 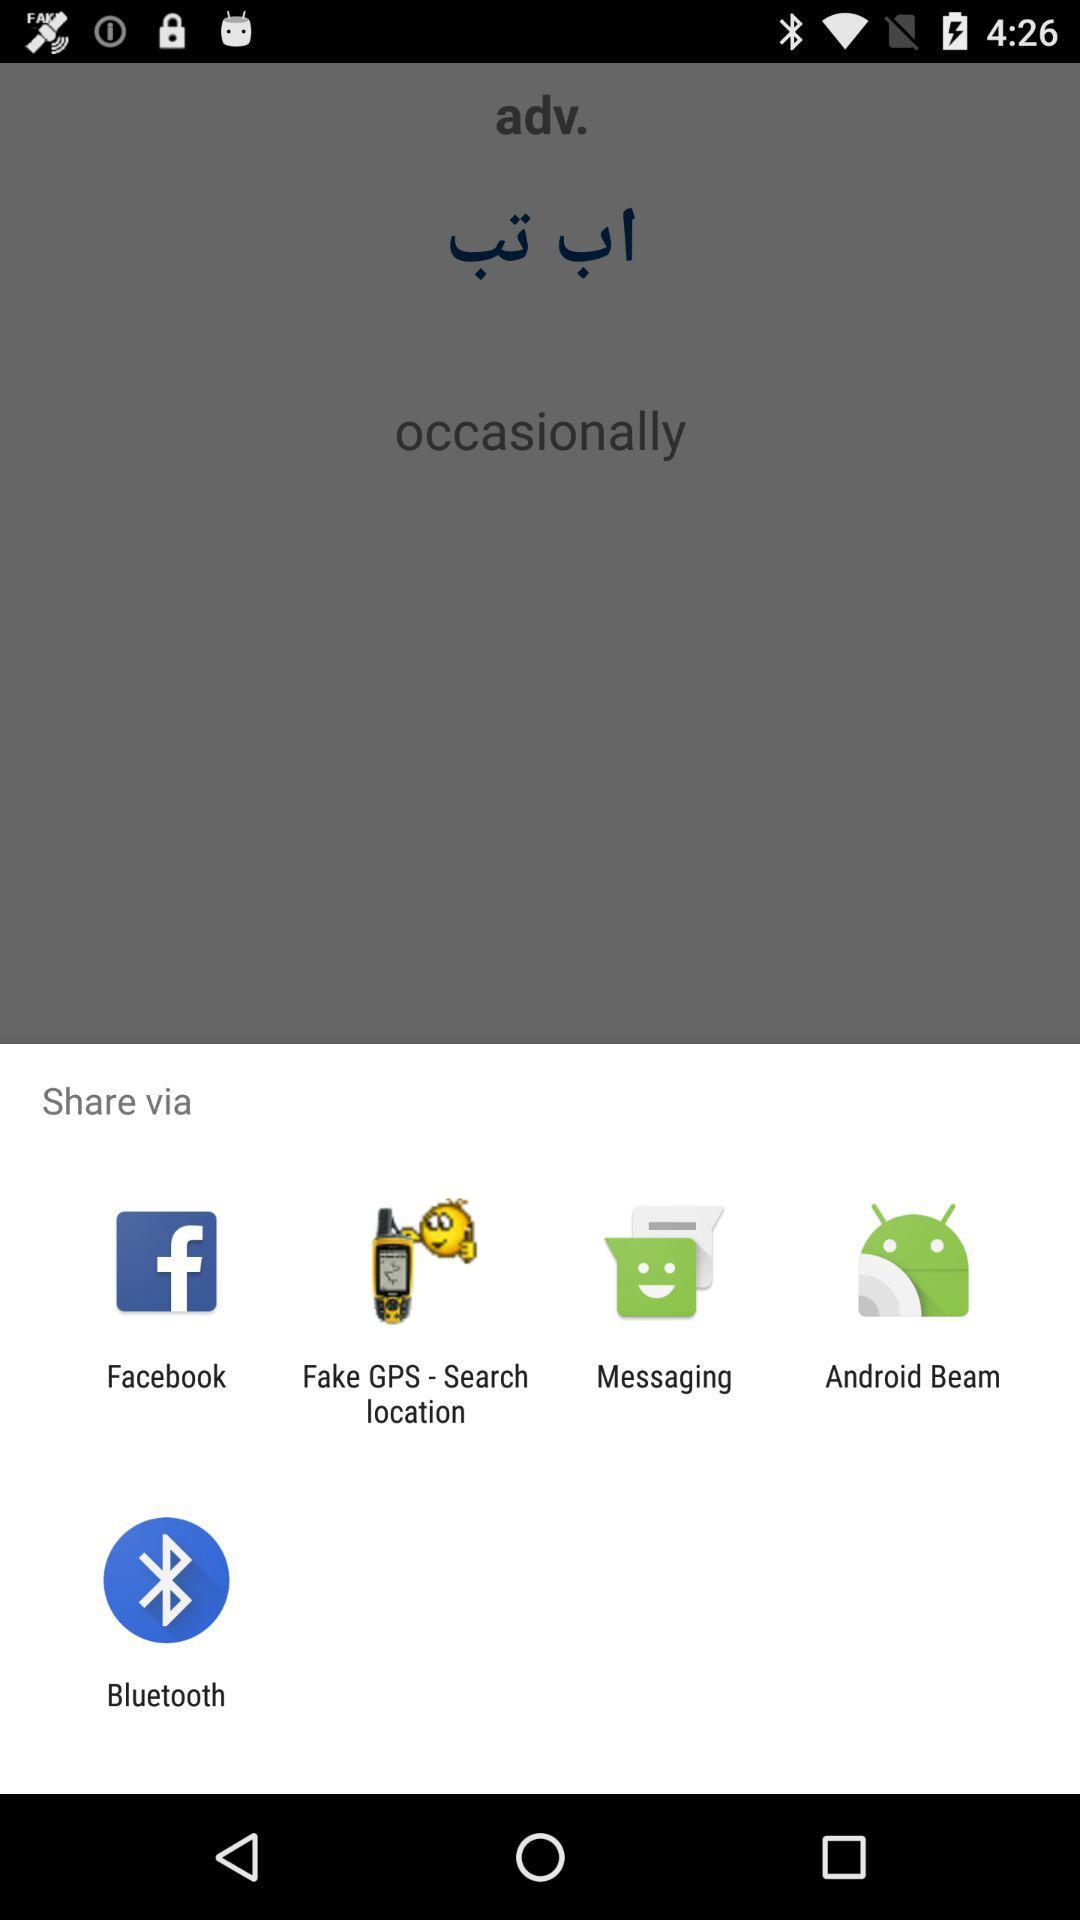 I want to click on icon at the bottom right corner, so click(x=913, y=1392).